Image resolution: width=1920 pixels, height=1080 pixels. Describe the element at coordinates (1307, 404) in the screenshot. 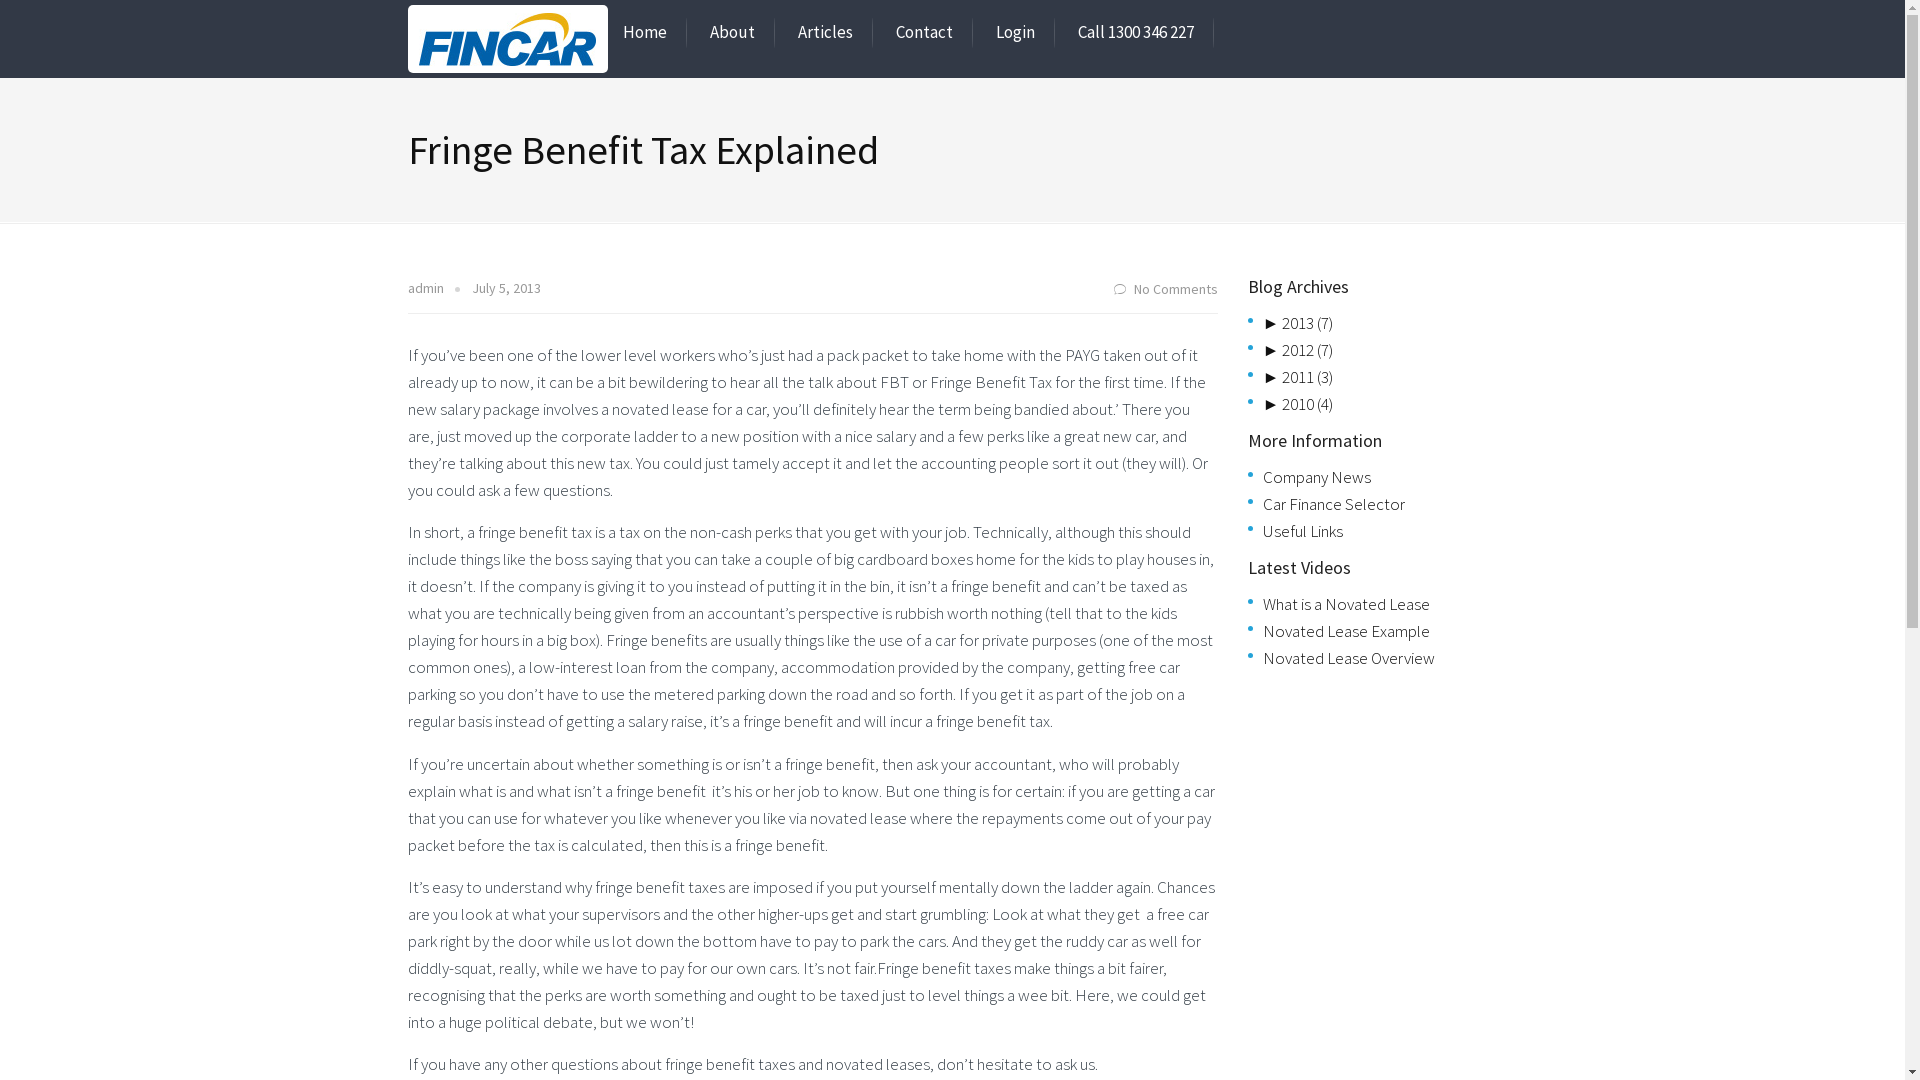

I see `'2010 (4)'` at that location.